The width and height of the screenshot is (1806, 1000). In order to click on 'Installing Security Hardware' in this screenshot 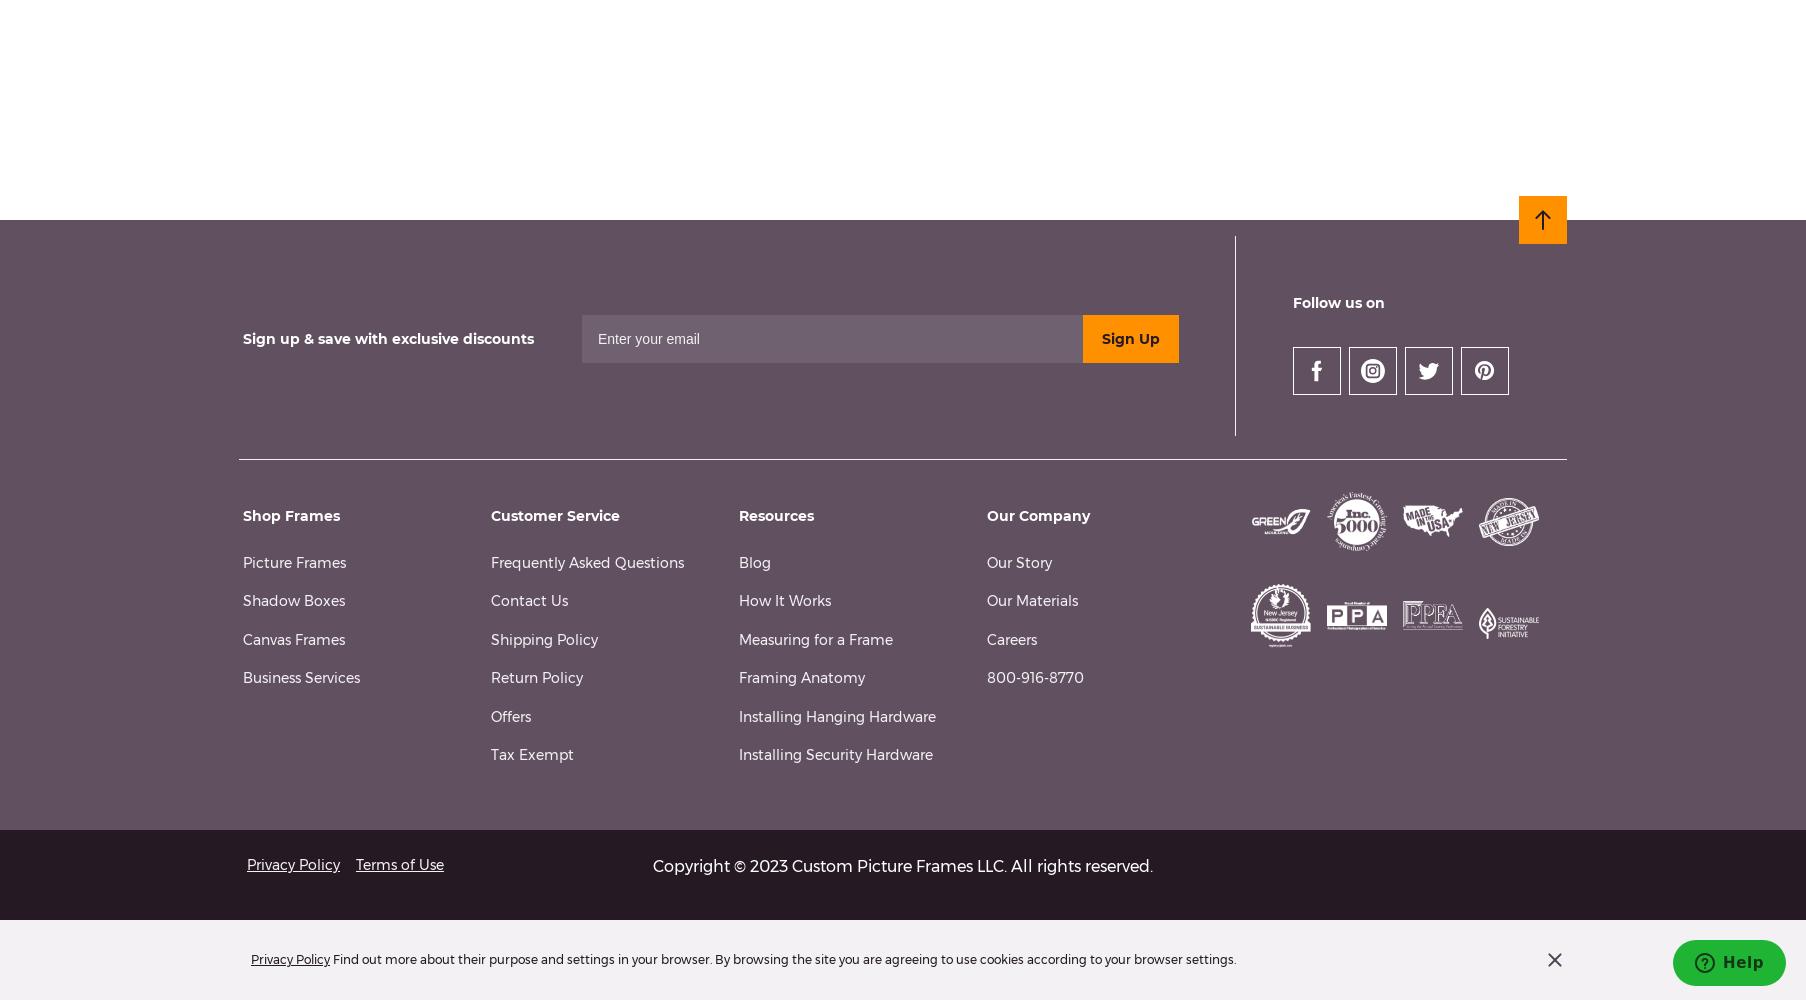, I will do `click(834, 755)`.